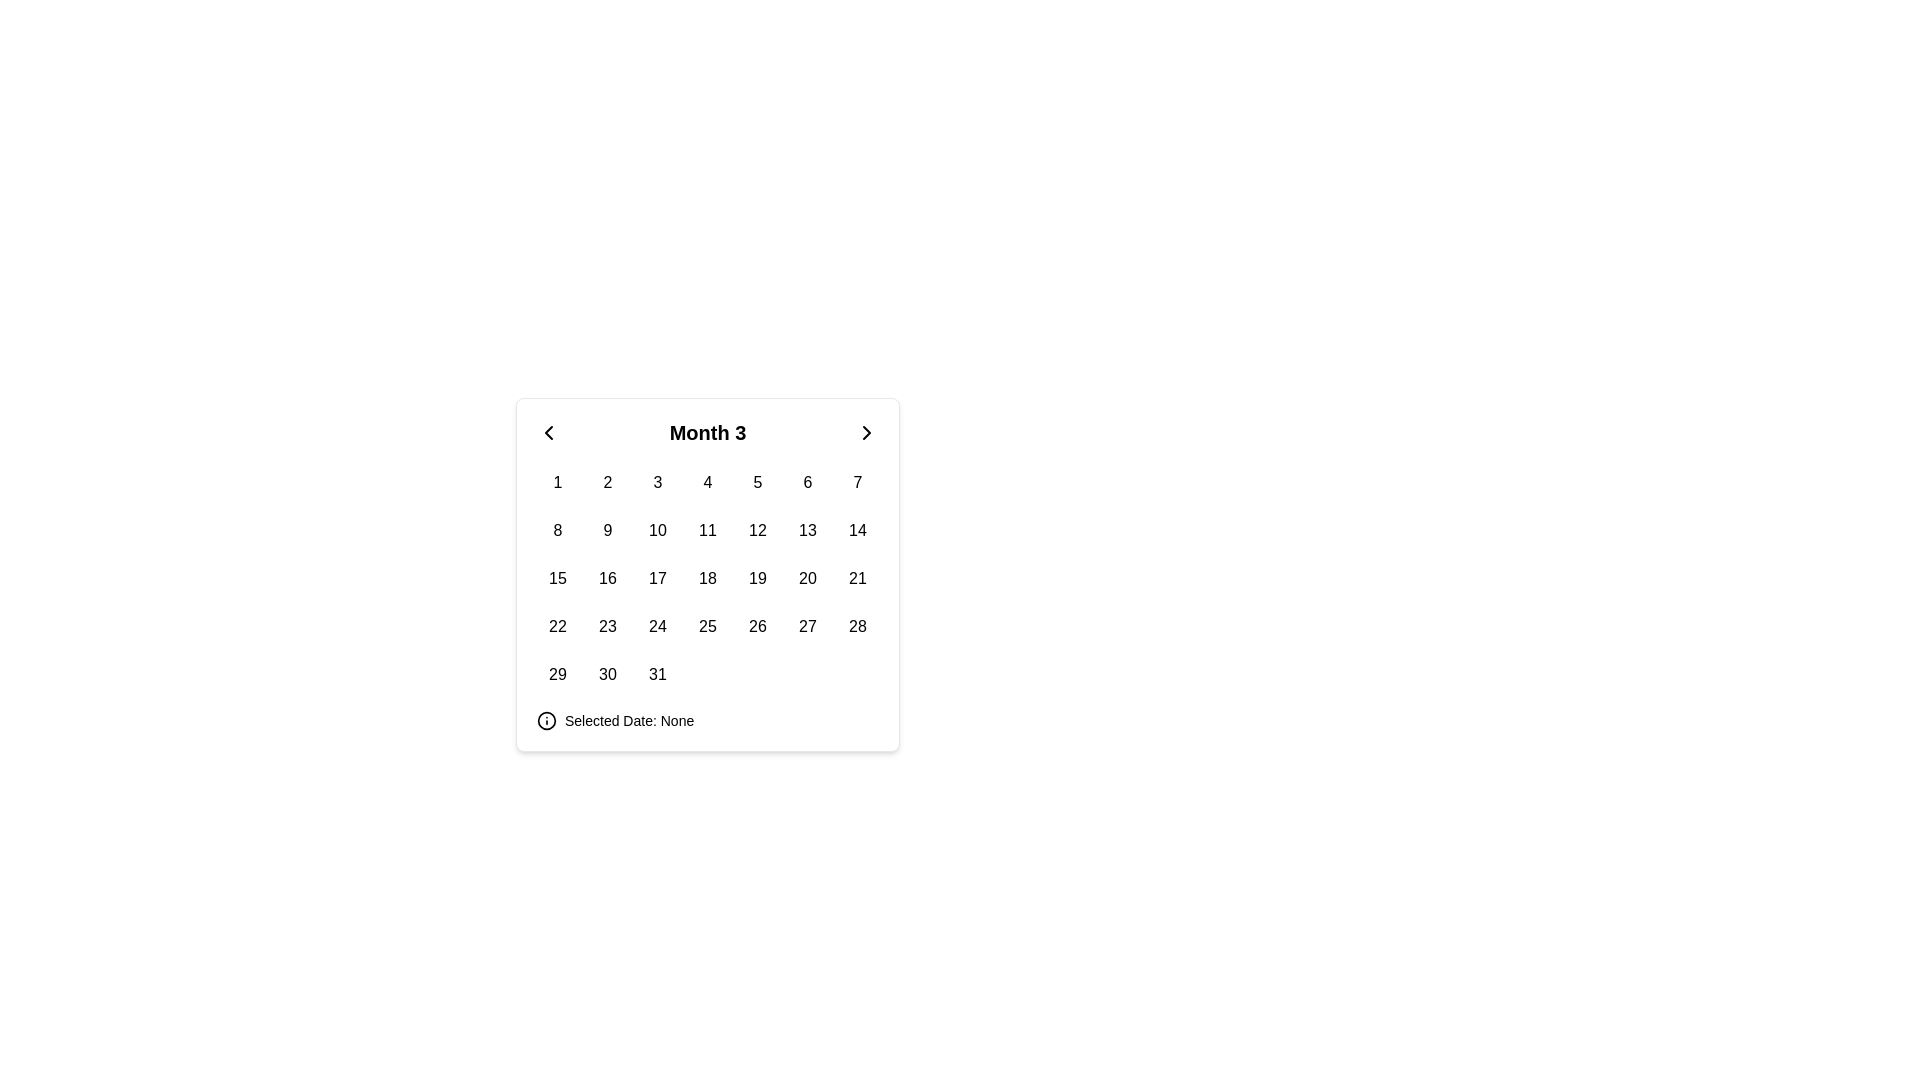 Image resolution: width=1920 pixels, height=1080 pixels. What do you see at coordinates (607, 482) in the screenshot?
I see `the square button with rounded corners displaying the text '2' in the calendar table` at bounding box center [607, 482].